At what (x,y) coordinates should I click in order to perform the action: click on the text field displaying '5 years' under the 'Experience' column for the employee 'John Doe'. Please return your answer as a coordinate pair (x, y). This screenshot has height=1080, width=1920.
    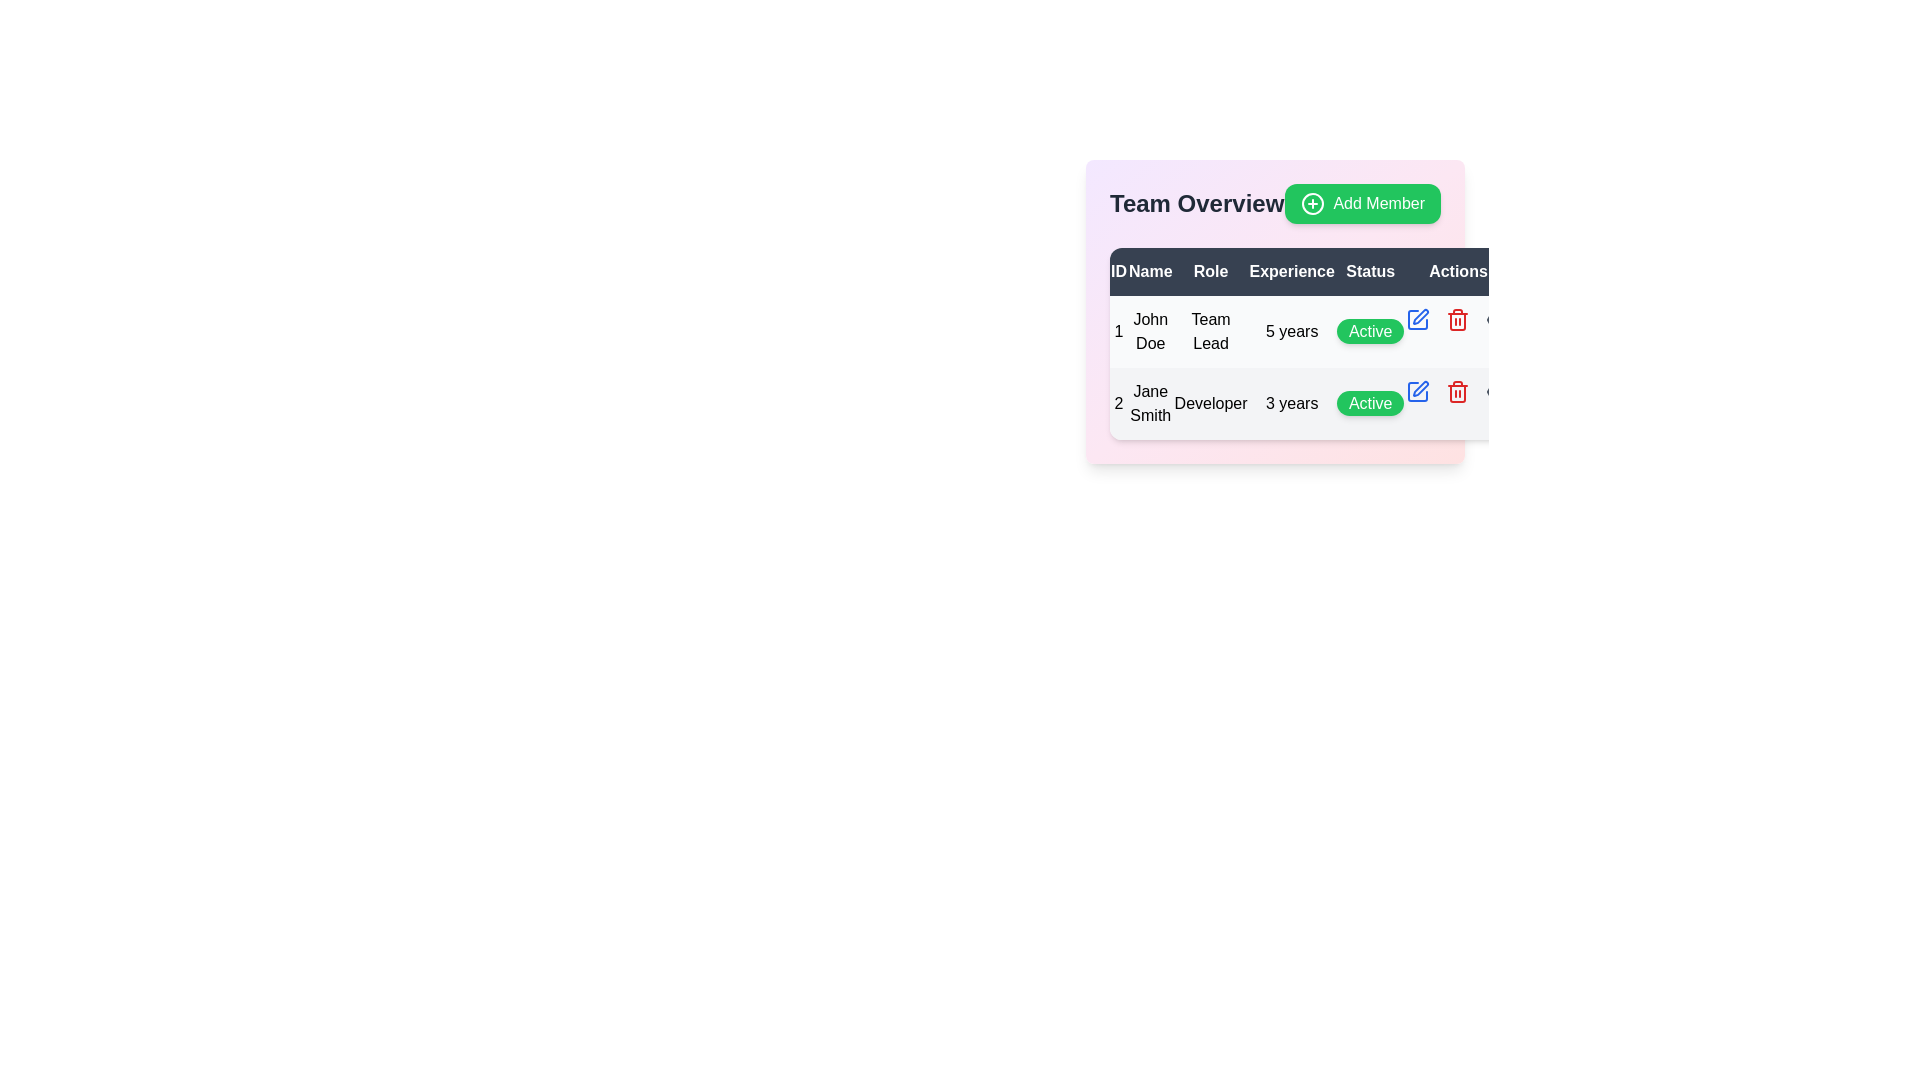
    Looking at the image, I should click on (1292, 330).